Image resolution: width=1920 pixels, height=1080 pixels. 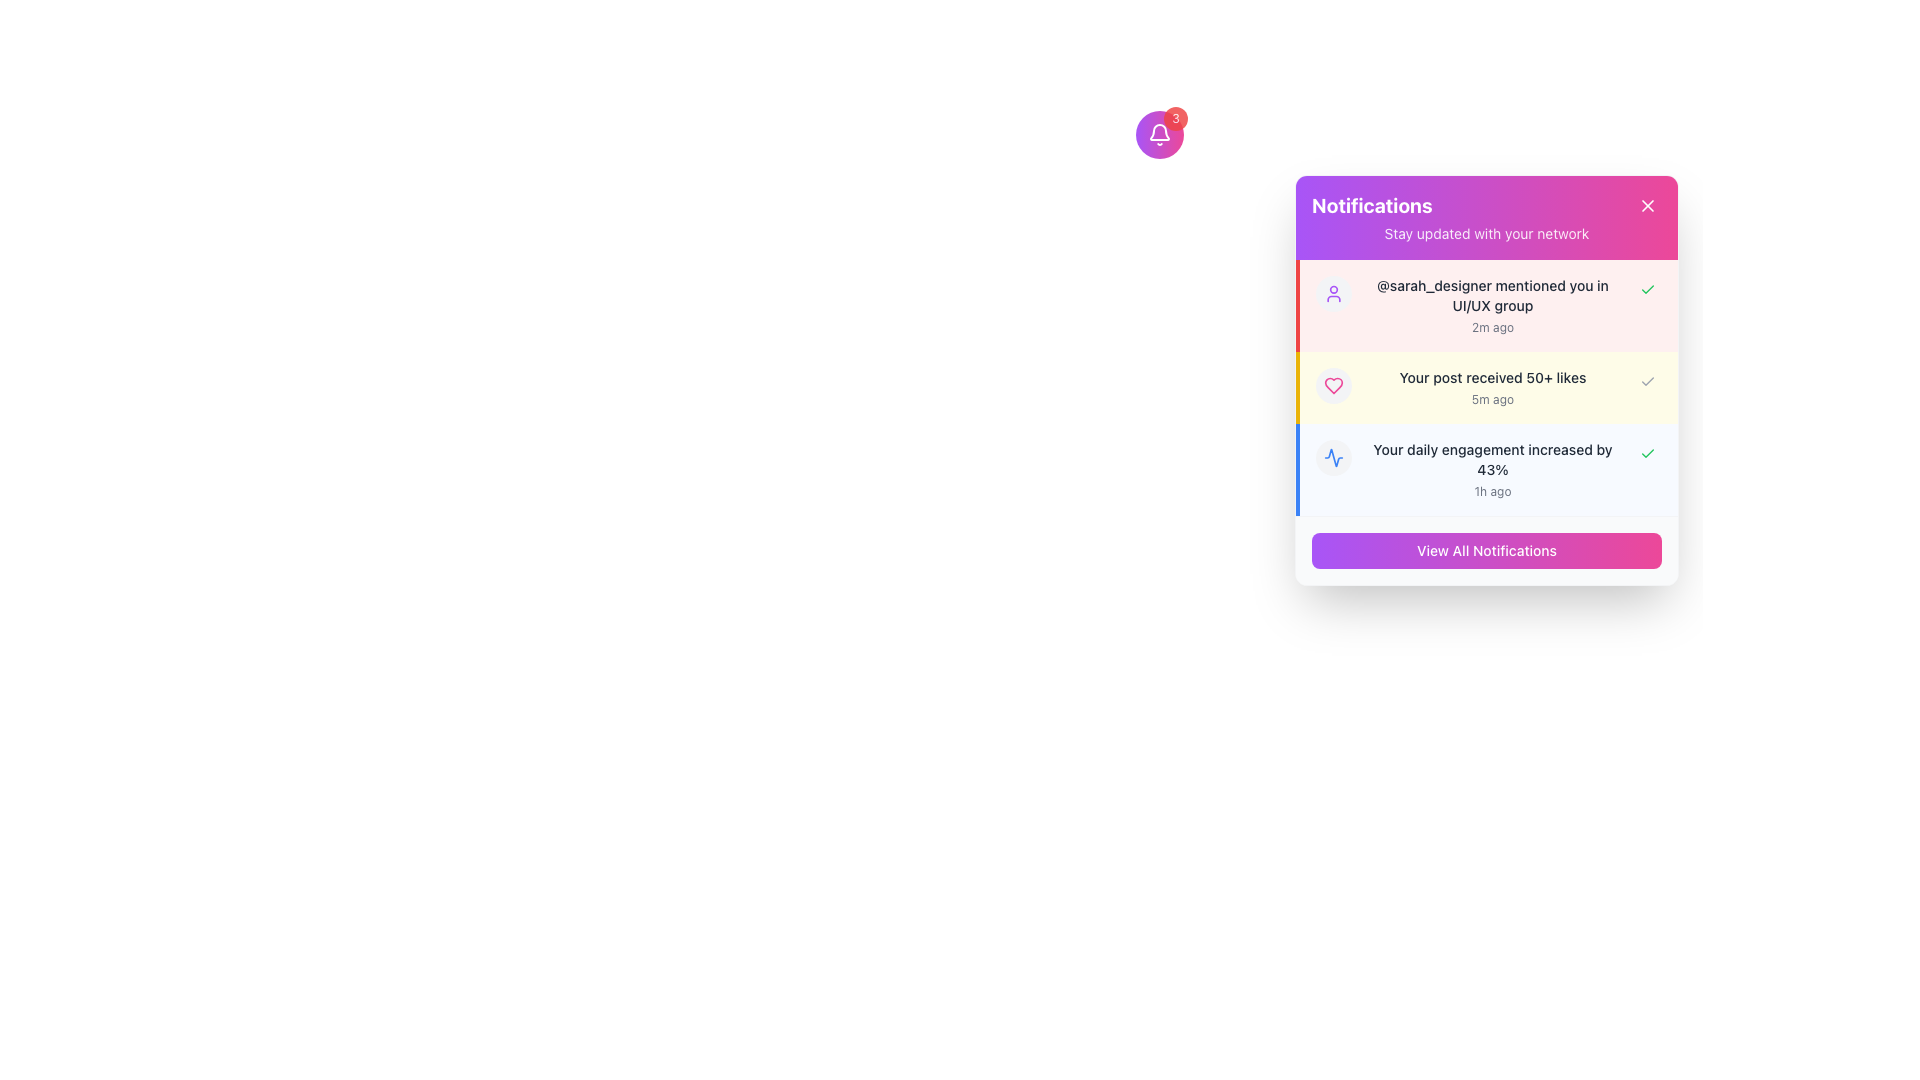 I want to click on the text label that reads 'Your post received 50+ likes,' which is styled in a medium-weight font and grayish color, located in the middle of a vertical stack of notifications, so click(x=1492, y=378).